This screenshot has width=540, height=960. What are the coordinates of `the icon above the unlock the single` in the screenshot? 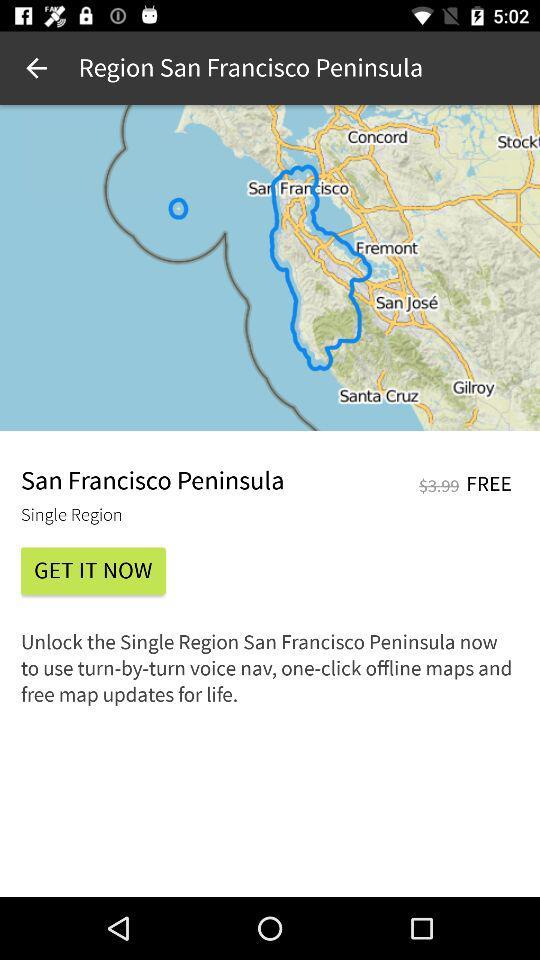 It's located at (92, 571).